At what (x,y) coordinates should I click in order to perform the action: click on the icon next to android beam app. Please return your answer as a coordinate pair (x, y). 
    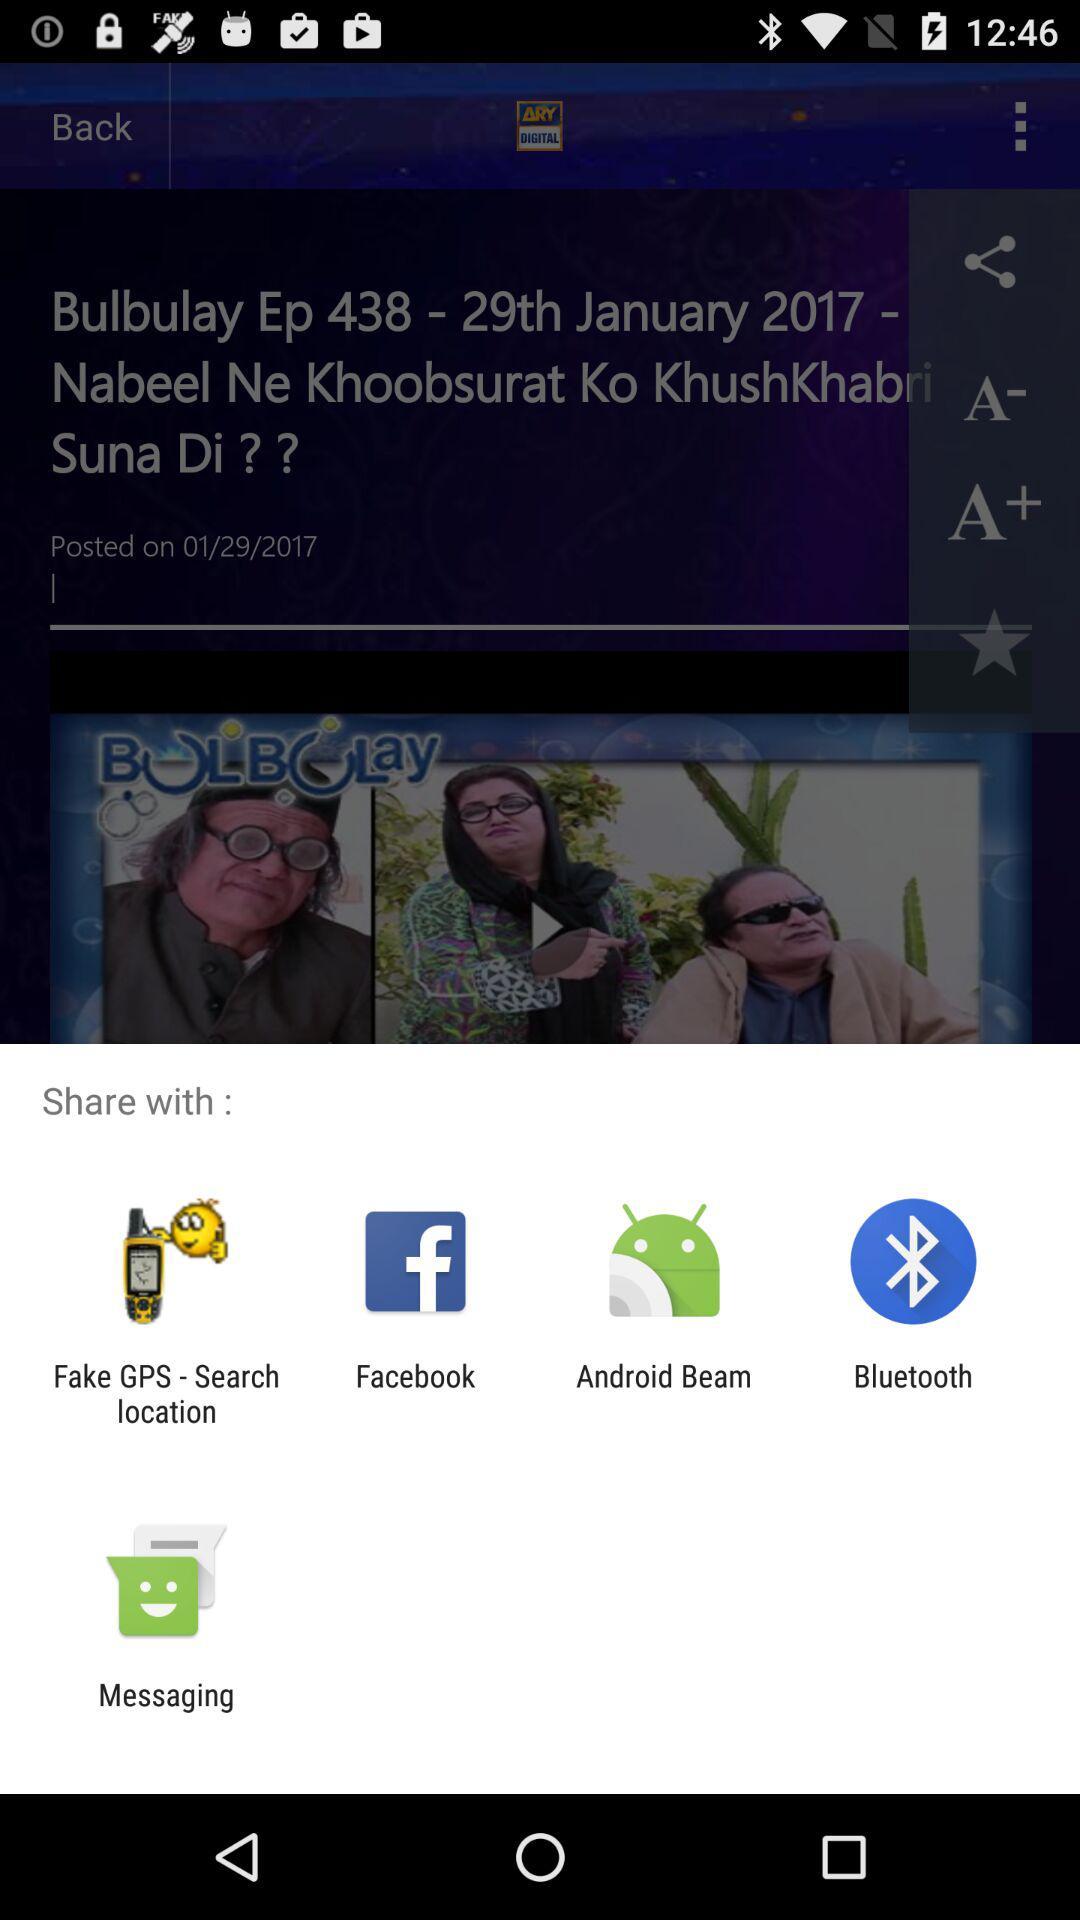
    Looking at the image, I should click on (913, 1392).